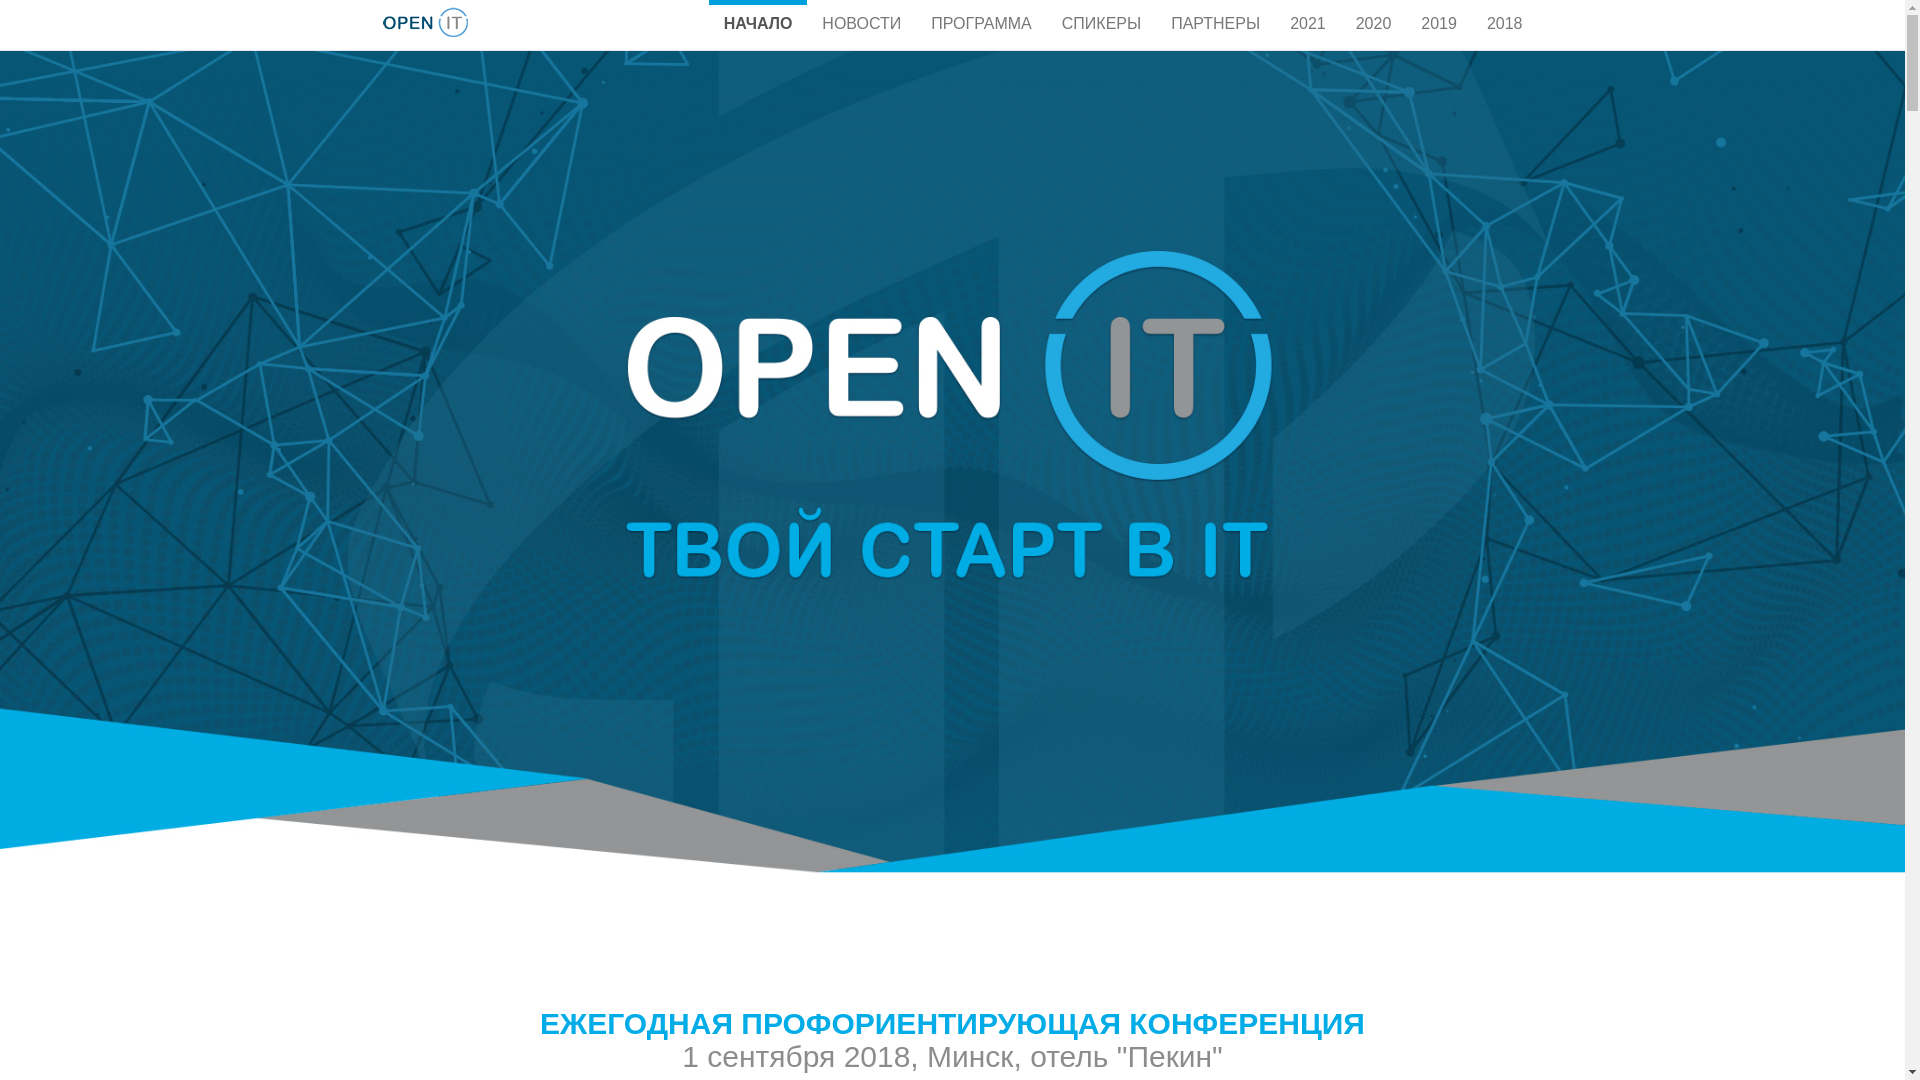 The width and height of the screenshot is (1920, 1080). What do you see at coordinates (1372, 22) in the screenshot?
I see `'2020'` at bounding box center [1372, 22].